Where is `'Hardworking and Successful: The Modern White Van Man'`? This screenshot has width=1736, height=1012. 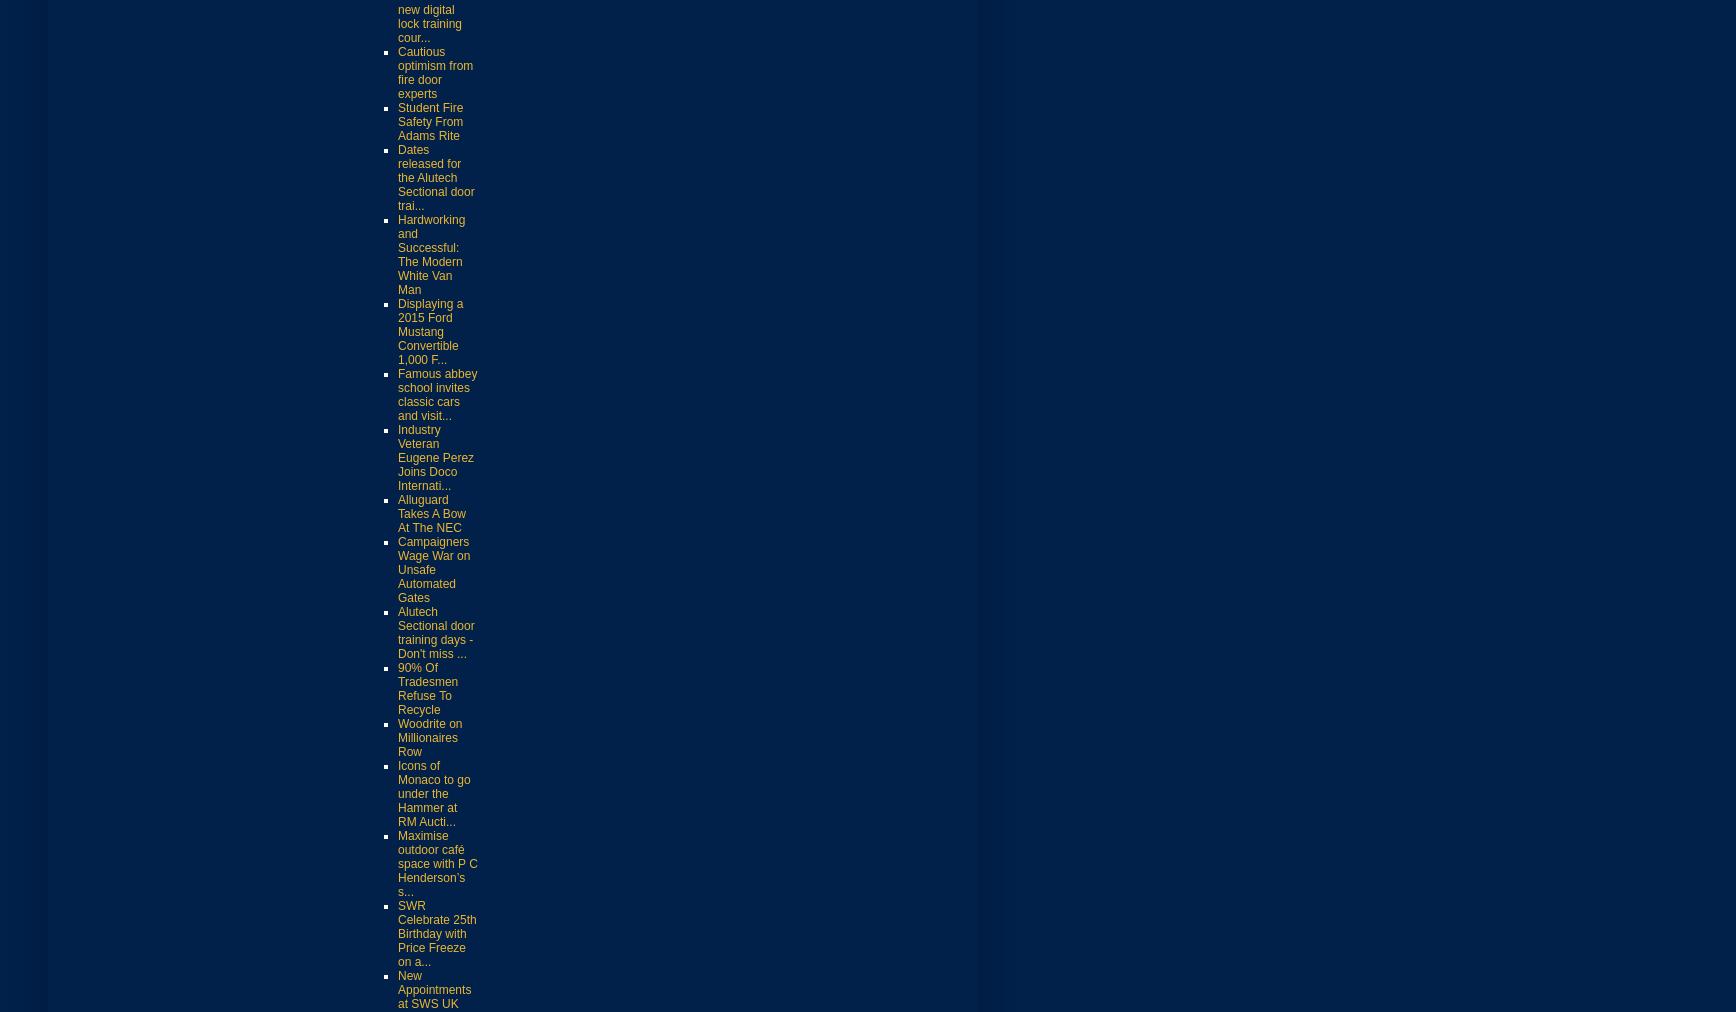 'Hardworking and Successful: The Modern White Van Man' is located at coordinates (398, 253).